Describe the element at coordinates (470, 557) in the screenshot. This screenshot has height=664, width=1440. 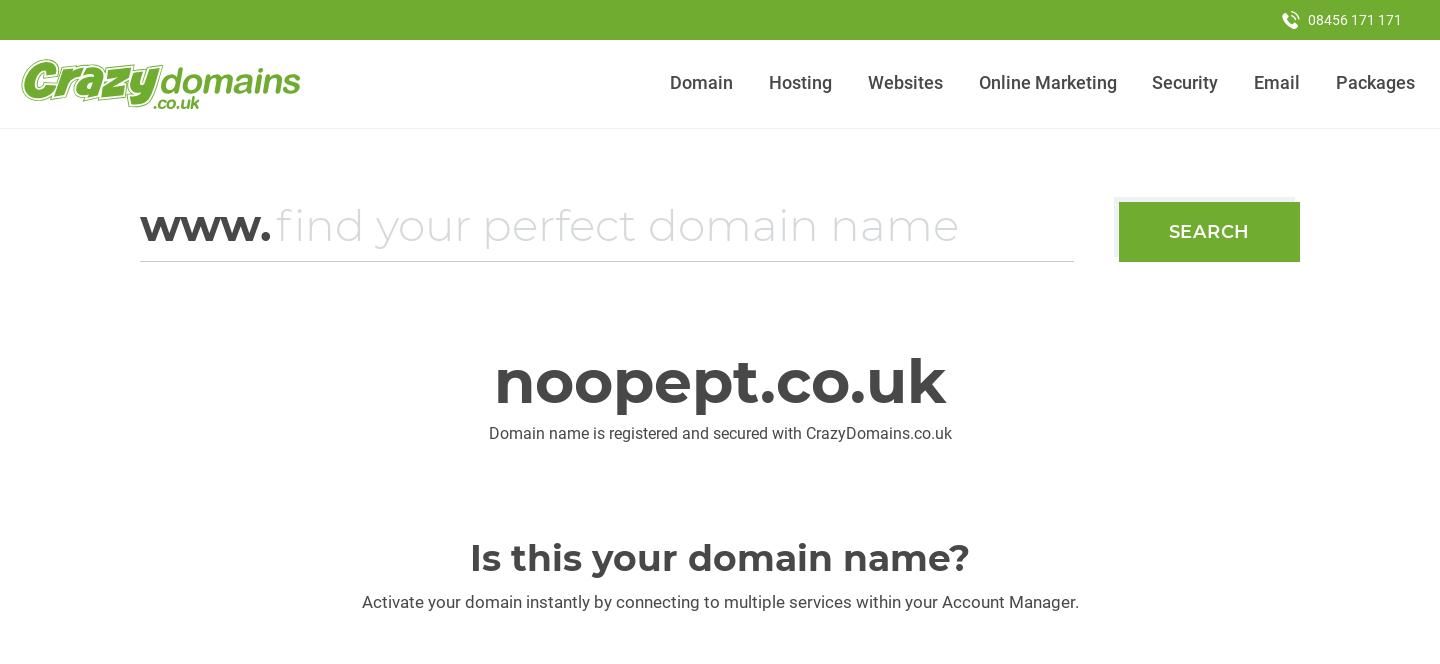
I see `'Is this your domain name?'` at that location.